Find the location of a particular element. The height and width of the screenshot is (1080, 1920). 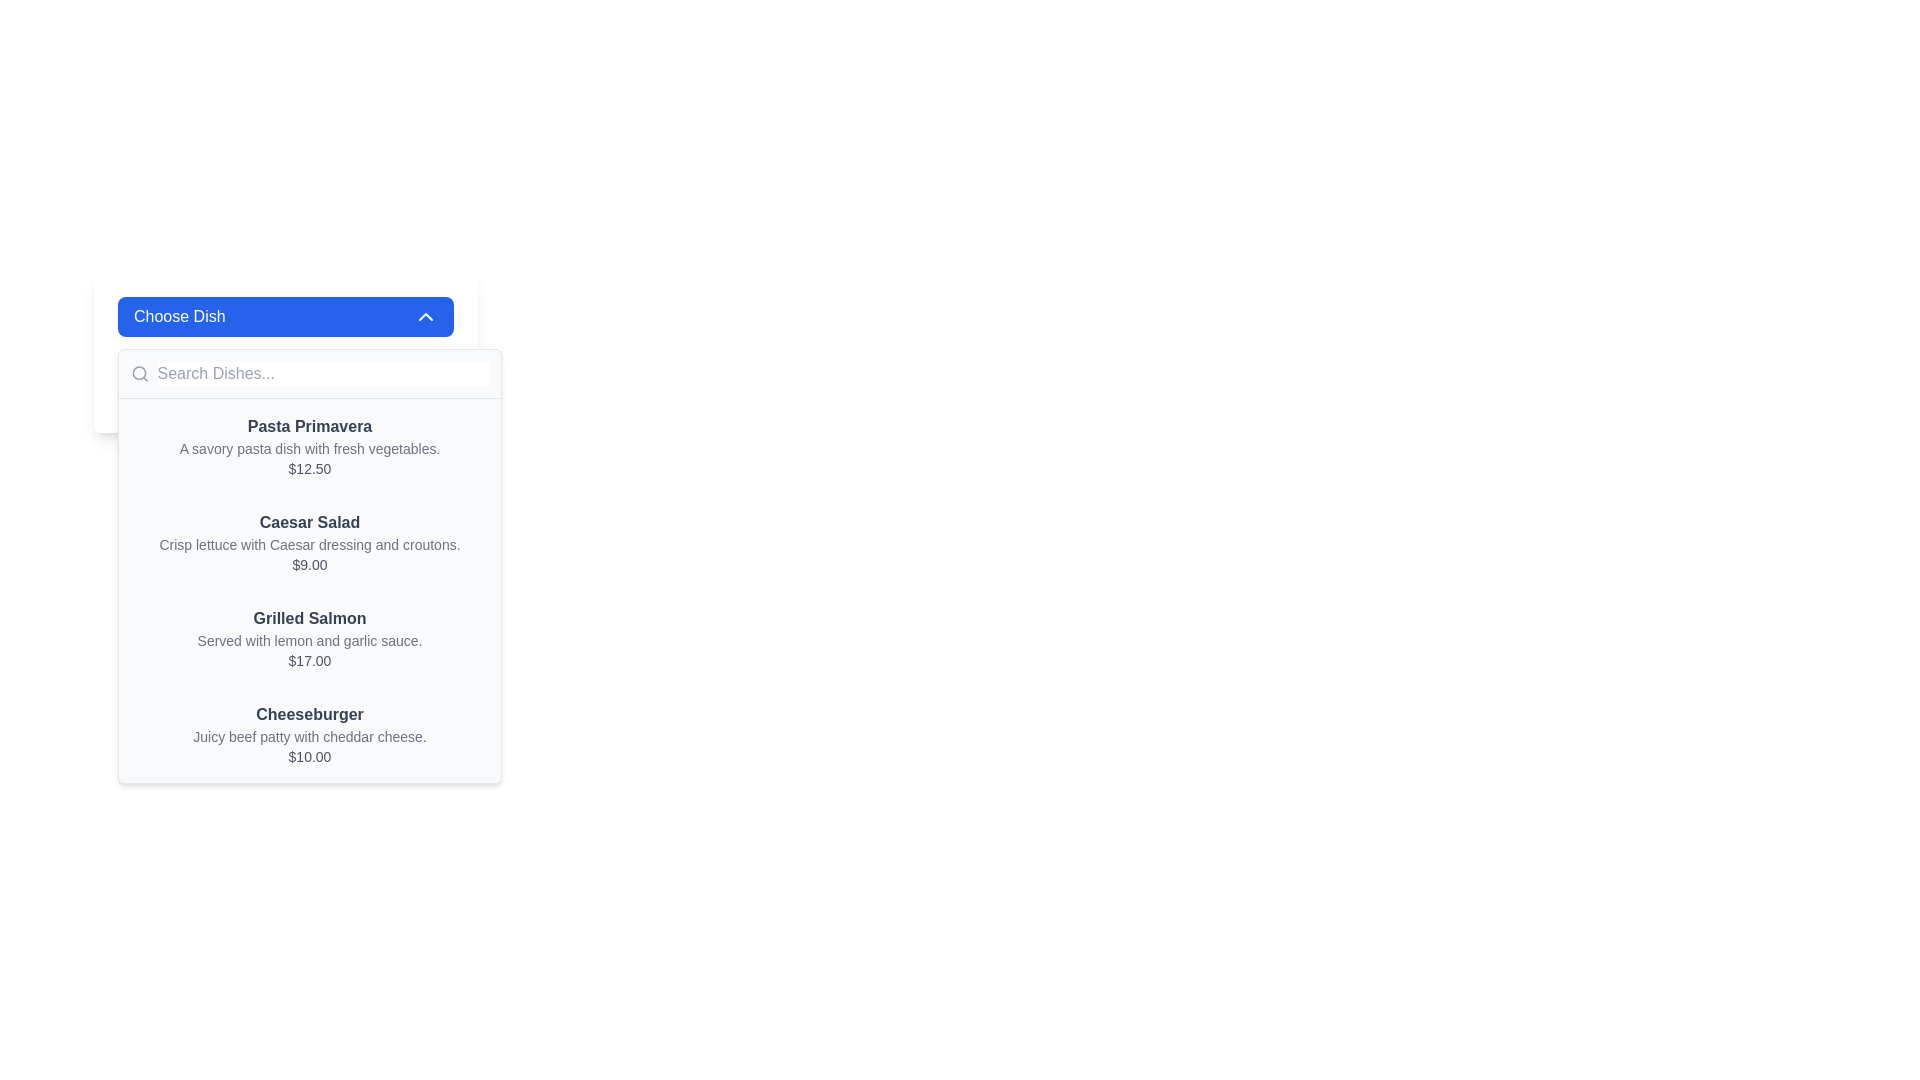

the text label providing additional details about the 'Grilled Salmon' dish, which is located centrally in the dropdown menu, below the title and above the price is located at coordinates (309, 640).